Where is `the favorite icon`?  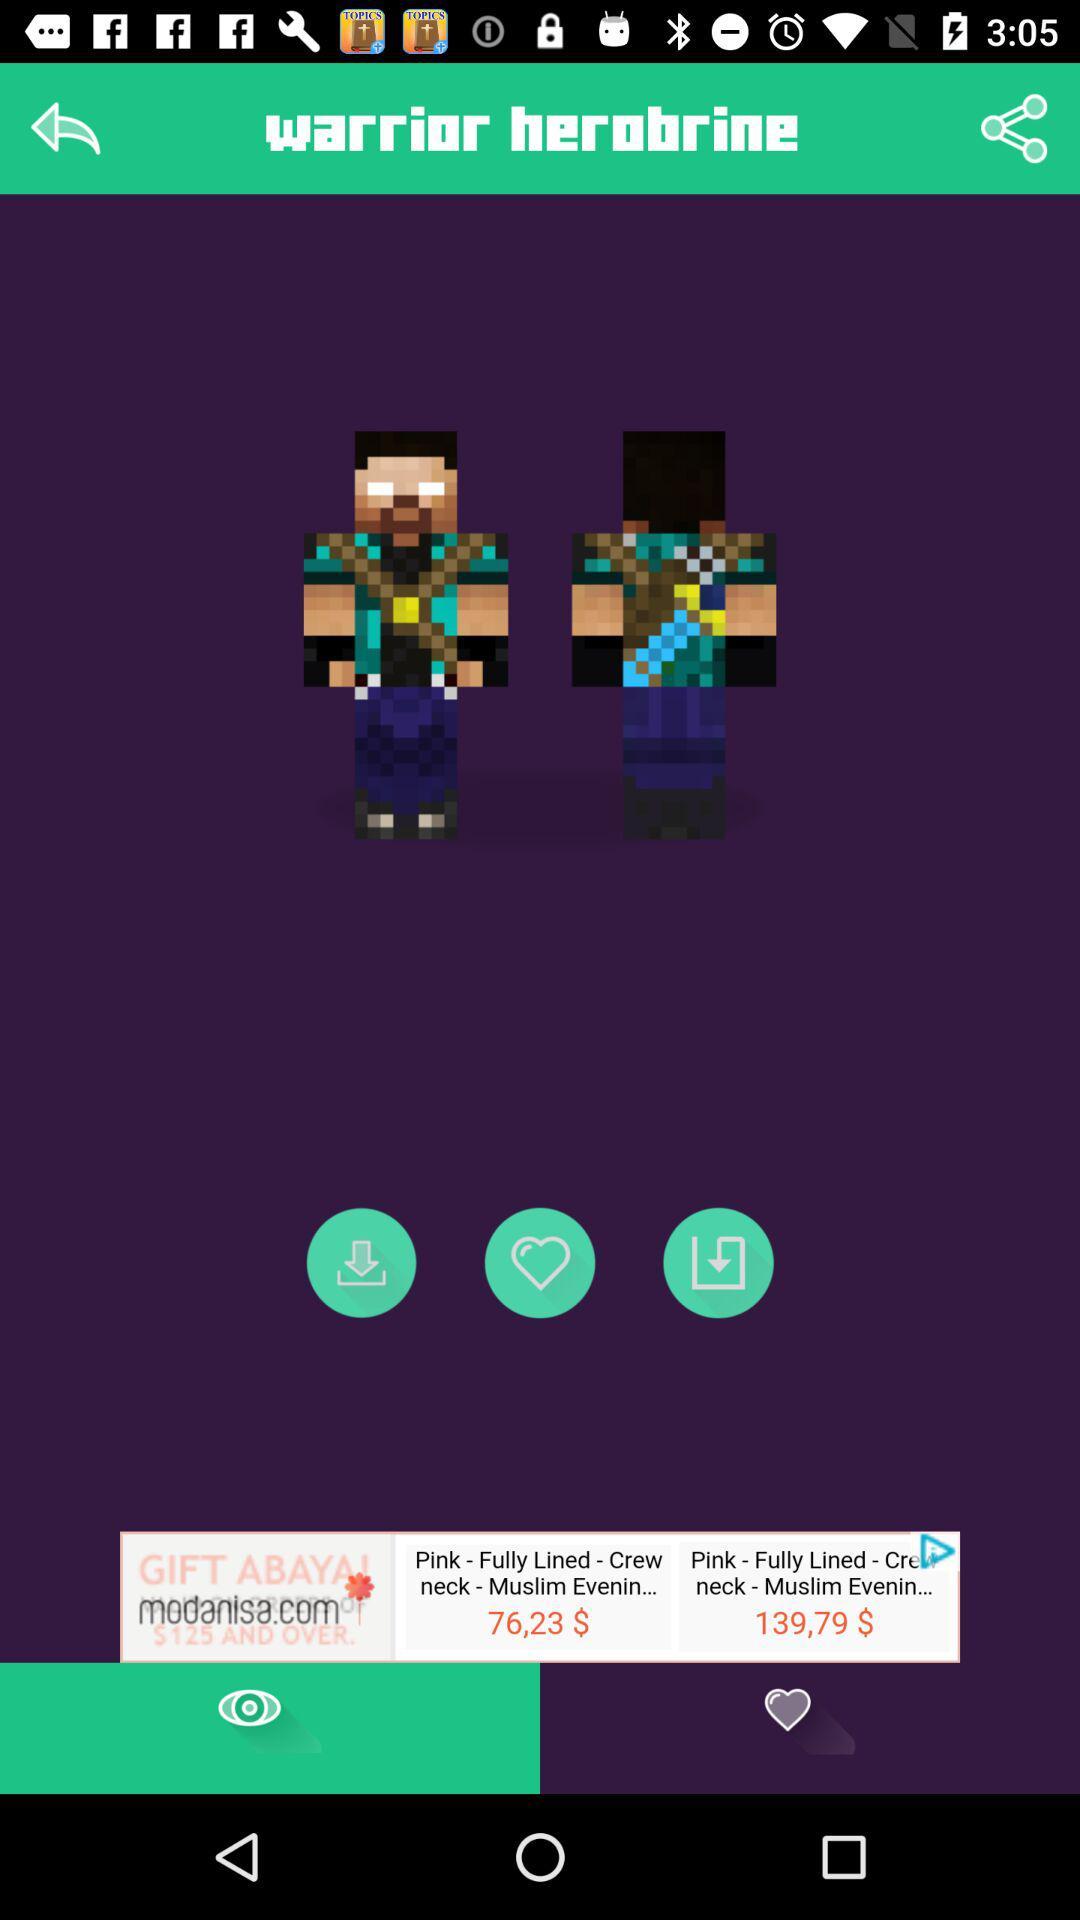
the favorite icon is located at coordinates (540, 1261).